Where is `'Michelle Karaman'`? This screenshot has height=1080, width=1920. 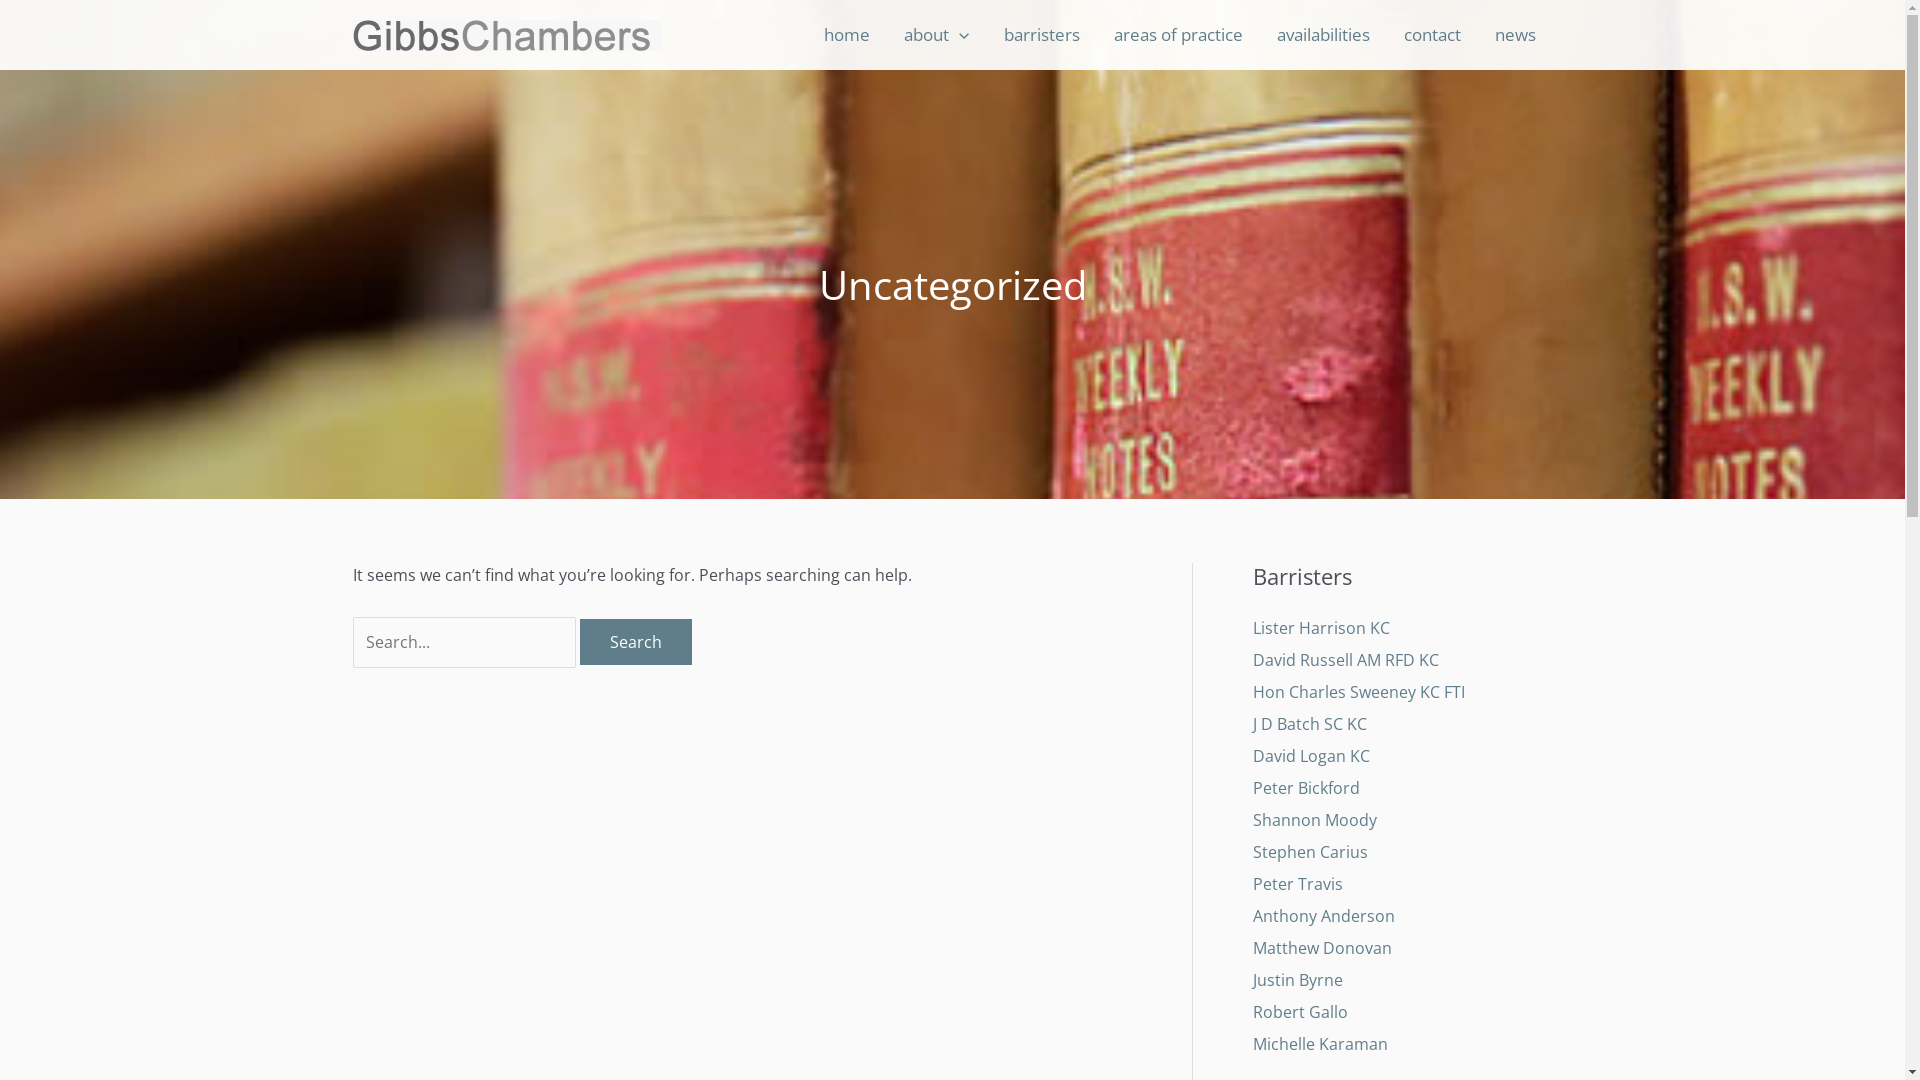
'Michelle Karaman' is located at coordinates (1319, 1043).